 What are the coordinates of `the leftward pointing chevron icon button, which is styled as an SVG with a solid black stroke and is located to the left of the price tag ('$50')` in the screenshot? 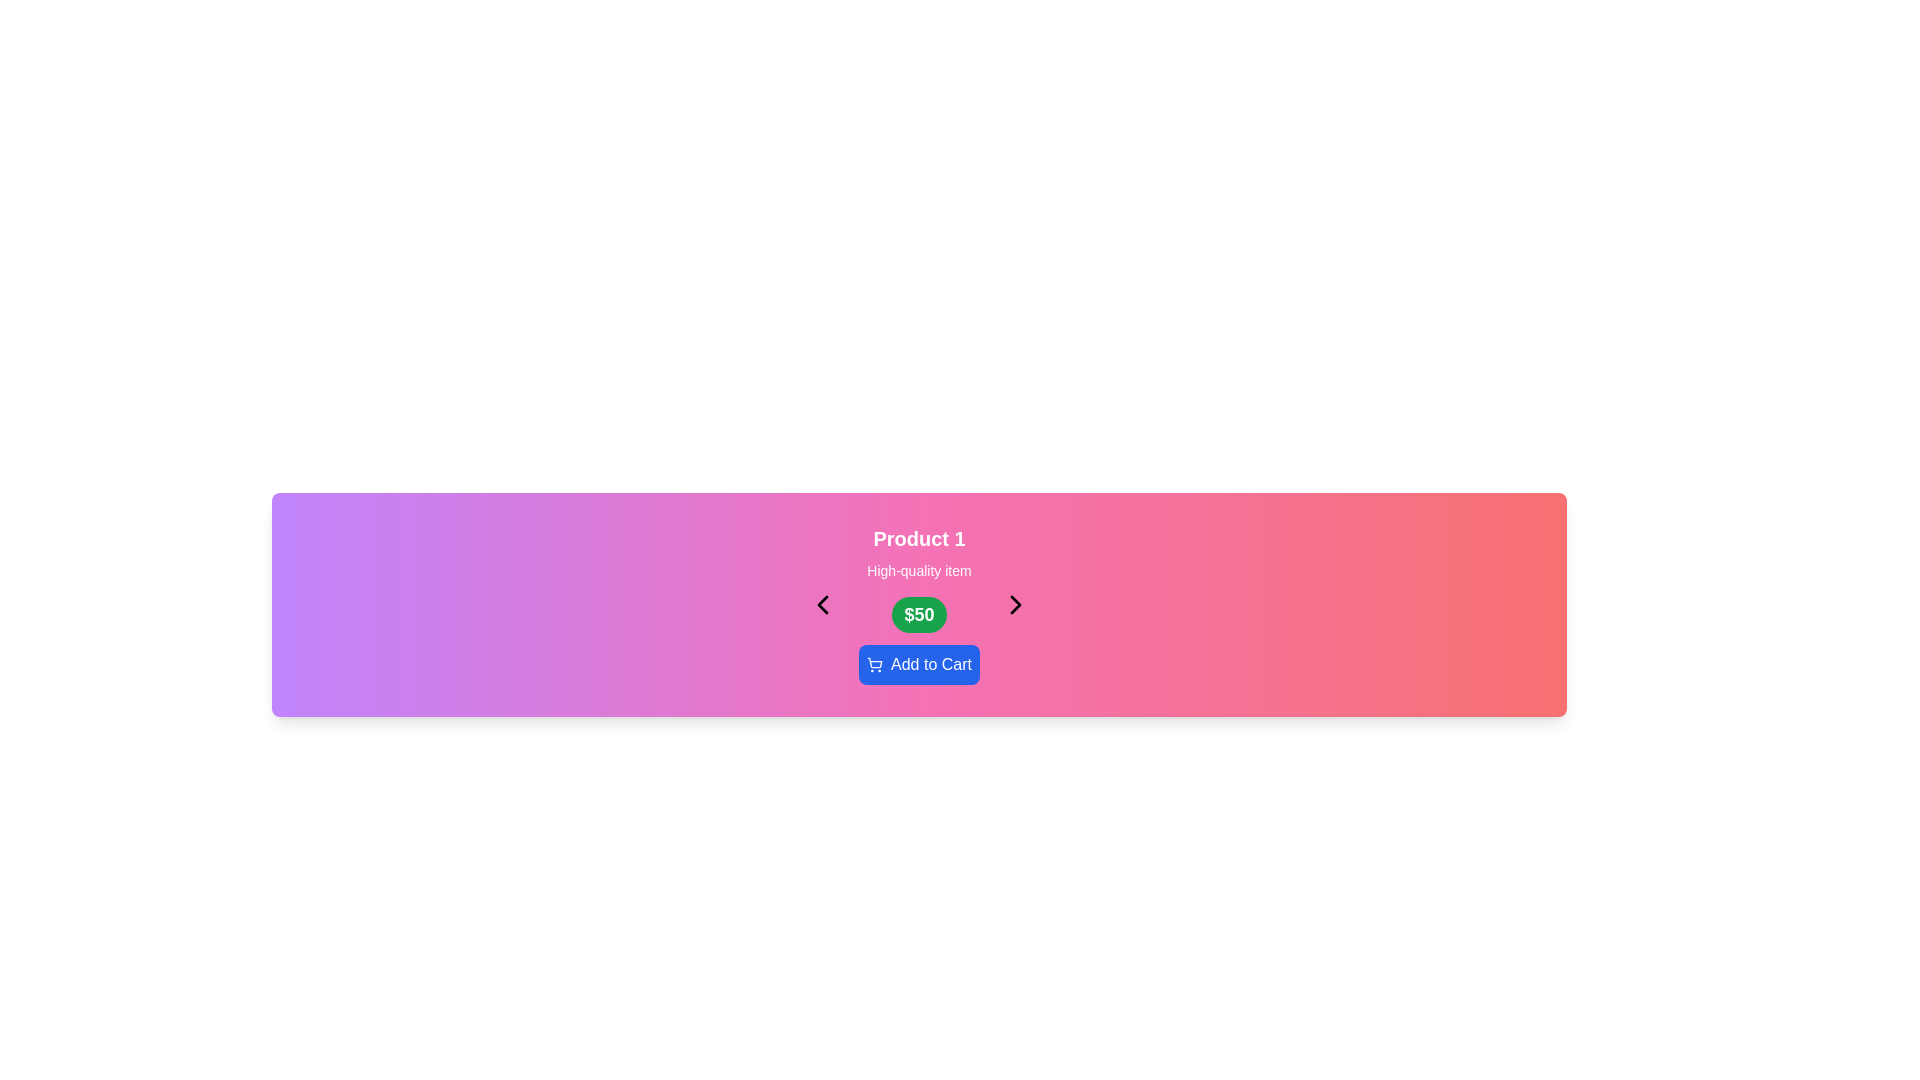 It's located at (823, 604).